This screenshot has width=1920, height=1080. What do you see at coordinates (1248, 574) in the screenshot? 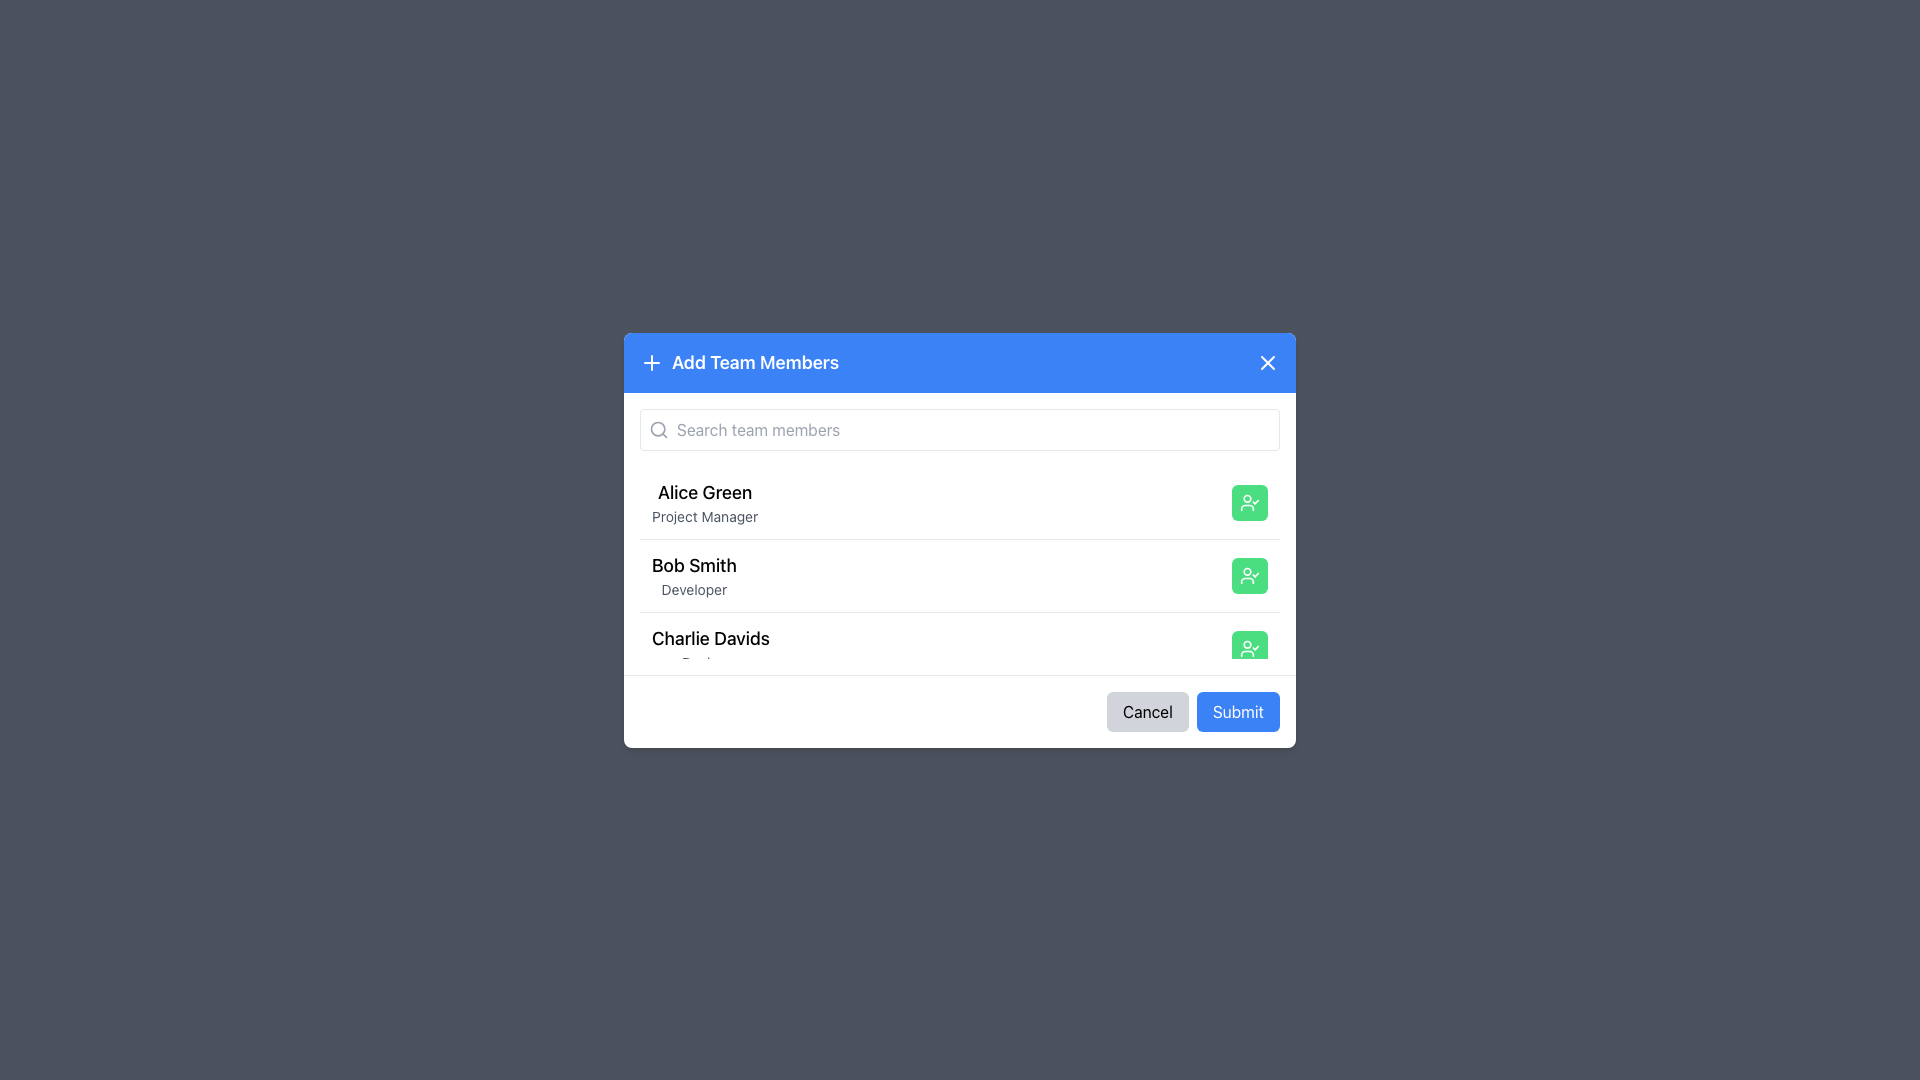
I see `the user profile icon button with a checkmark in a green circular background, located next to 'Bob Smith, Developer' in the 'Add Team Members' section` at bounding box center [1248, 574].